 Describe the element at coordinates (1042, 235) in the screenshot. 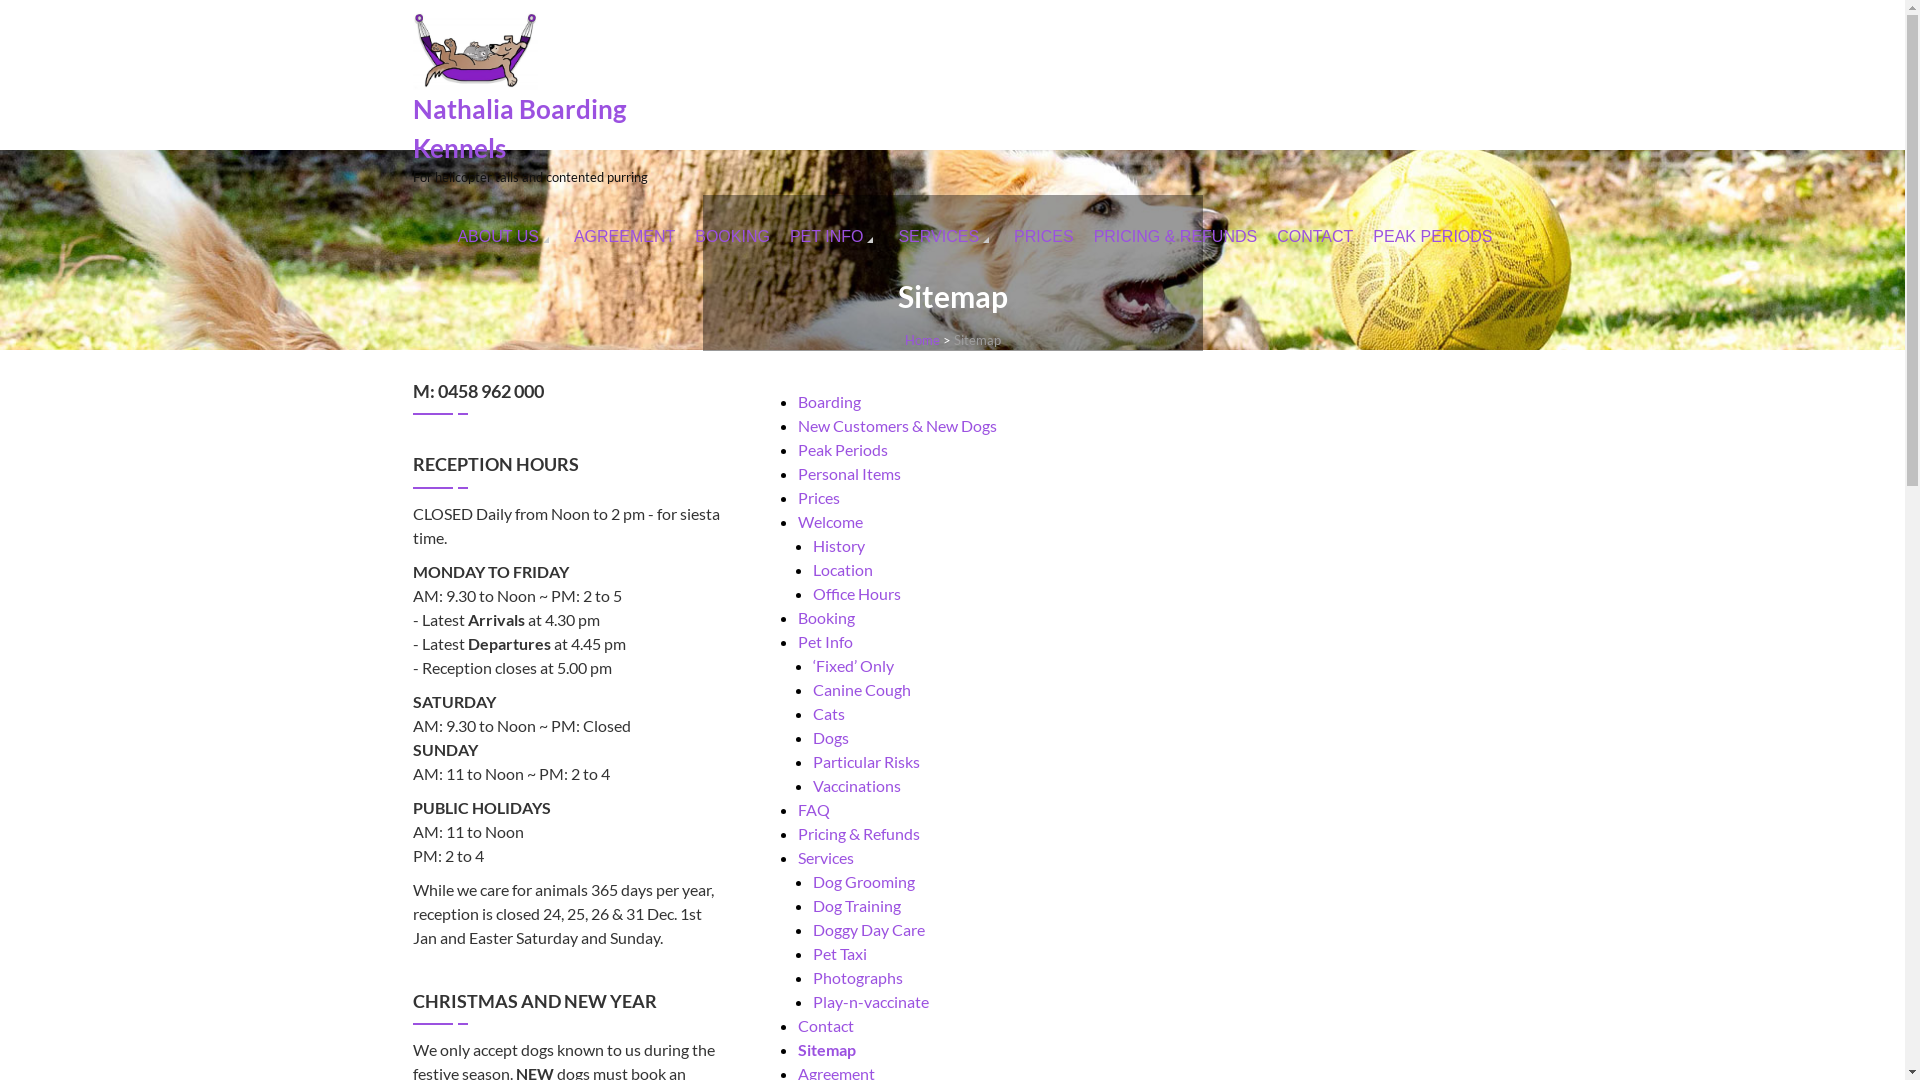

I see `'PRICES'` at that location.